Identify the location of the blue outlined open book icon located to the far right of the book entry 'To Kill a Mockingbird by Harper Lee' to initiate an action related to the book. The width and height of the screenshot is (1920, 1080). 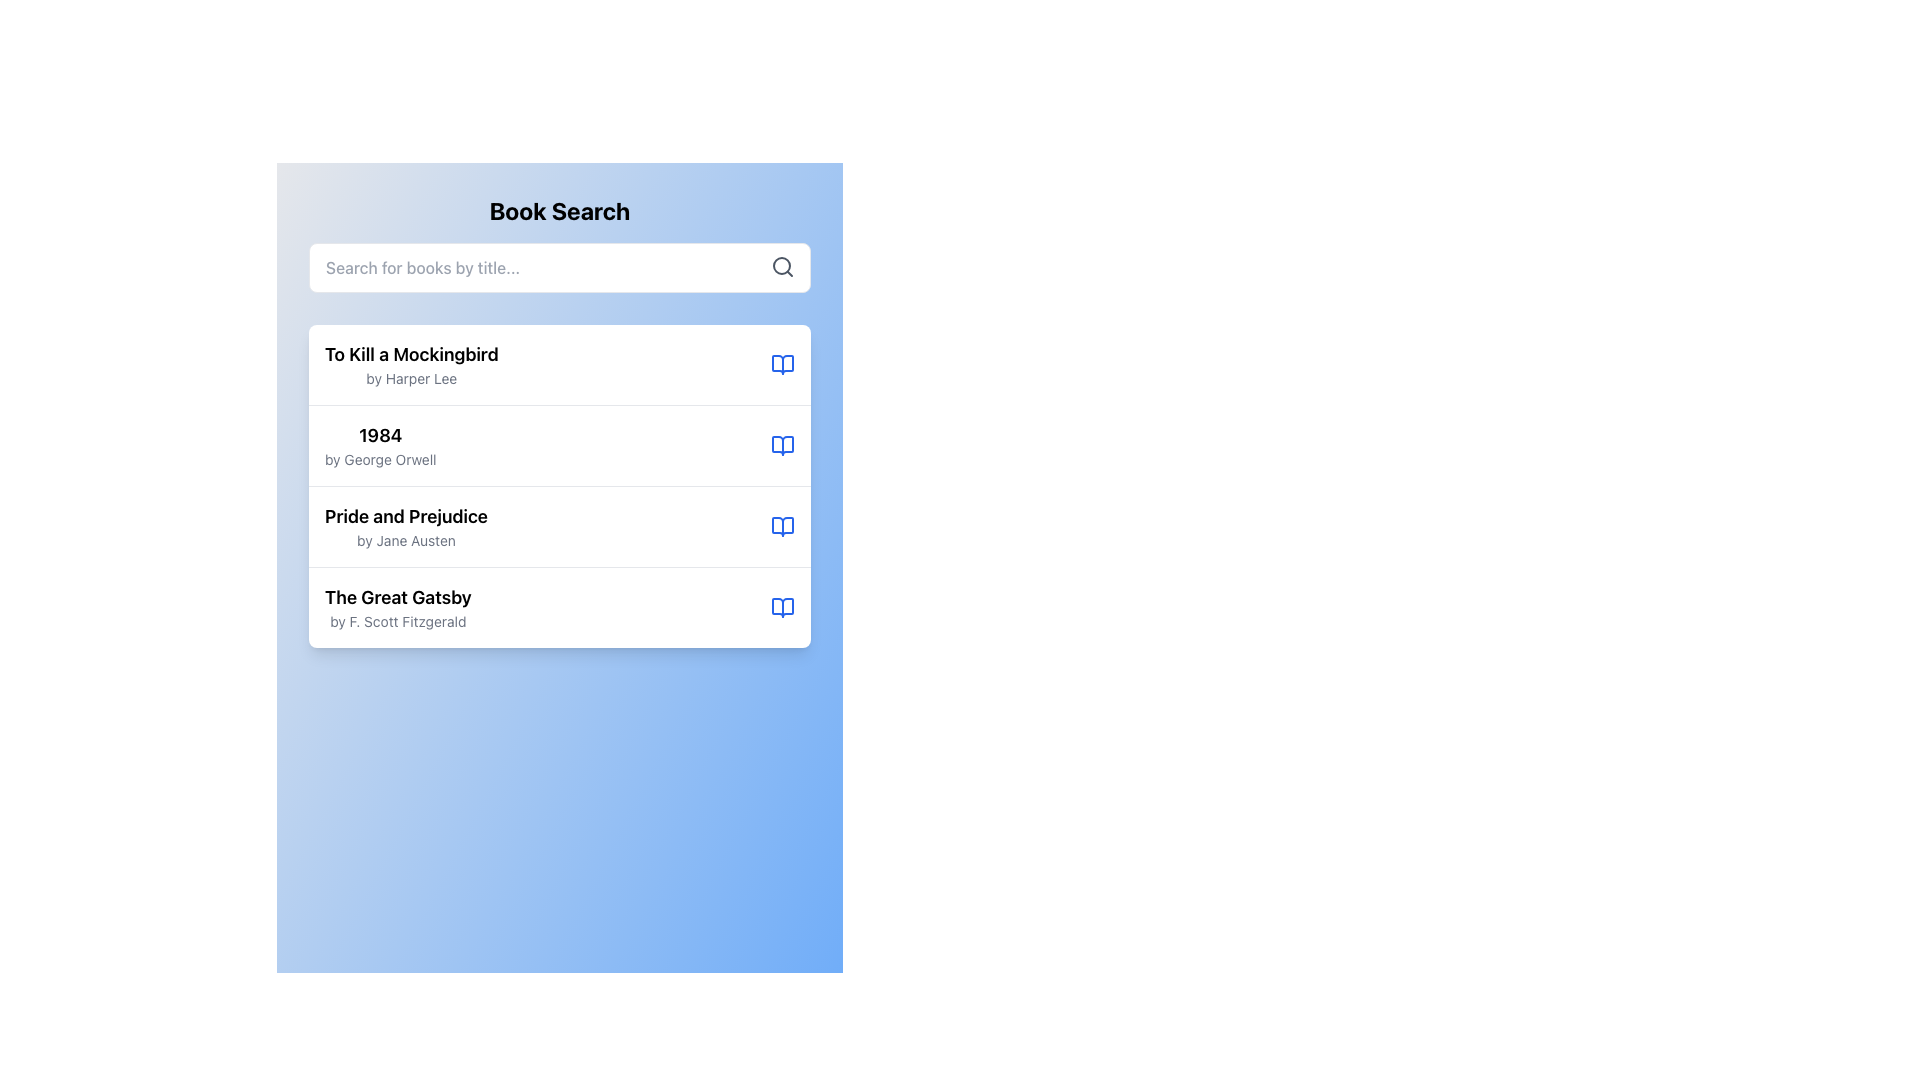
(781, 365).